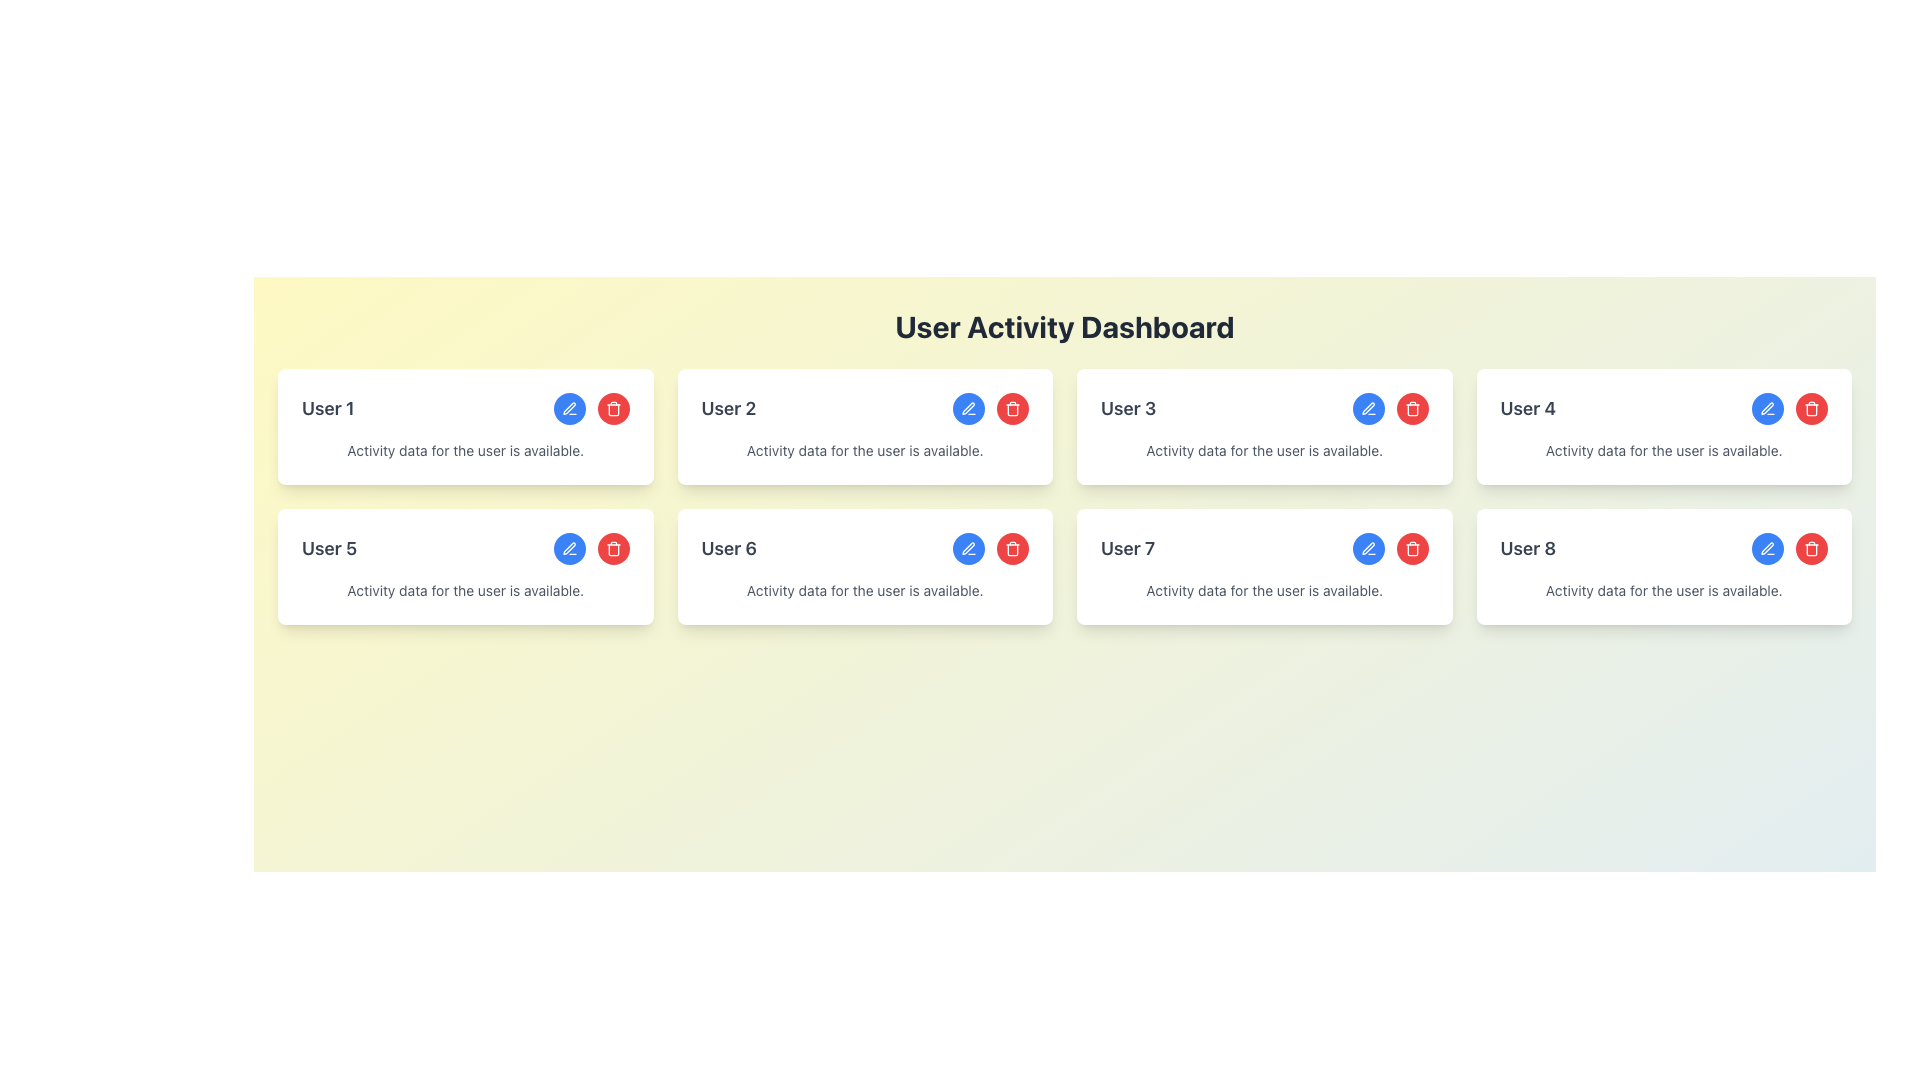 Image resolution: width=1920 pixels, height=1080 pixels. What do you see at coordinates (464, 451) in the screenshot?
I see `the static text element providing status updates located below the title 'User 1' in the user activity dashboard grid` at bounding box center [464, 451].